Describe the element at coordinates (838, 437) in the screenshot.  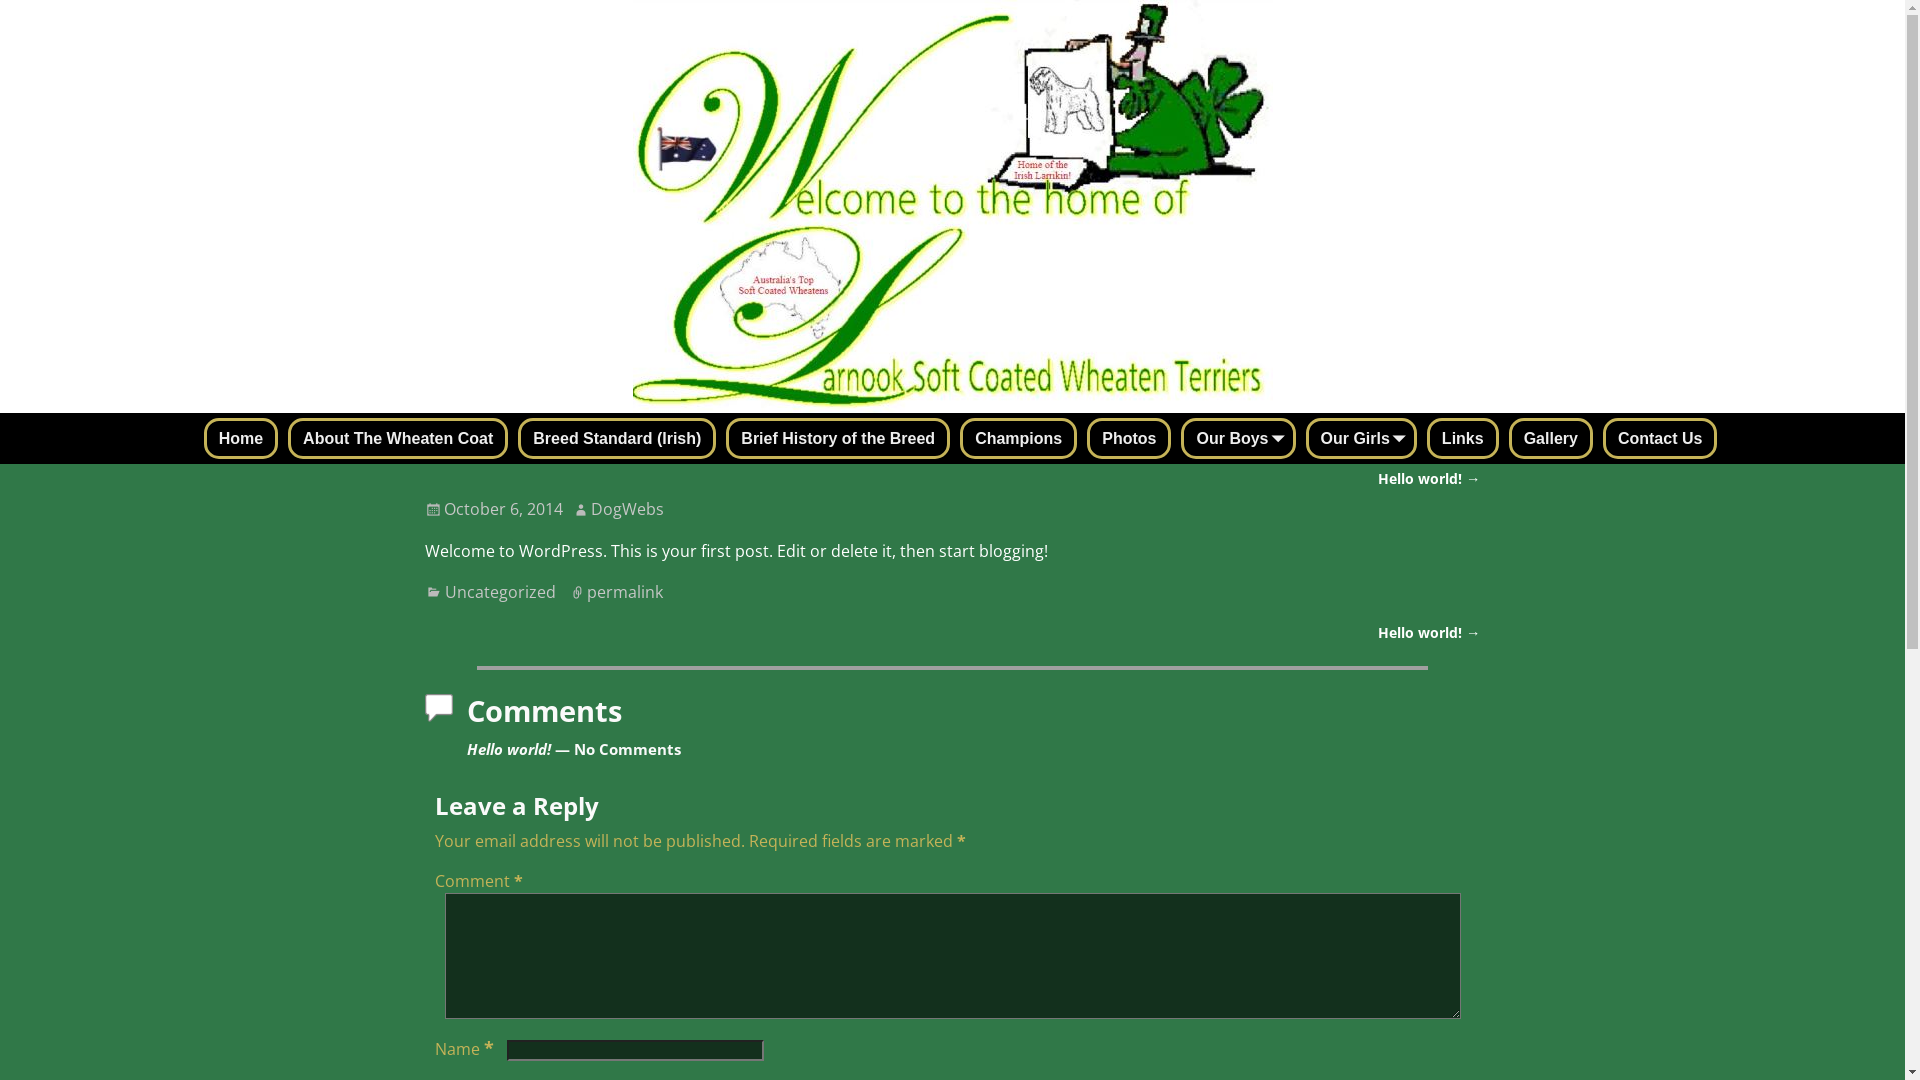
I see `'Brief History of the Breed'` at that location.